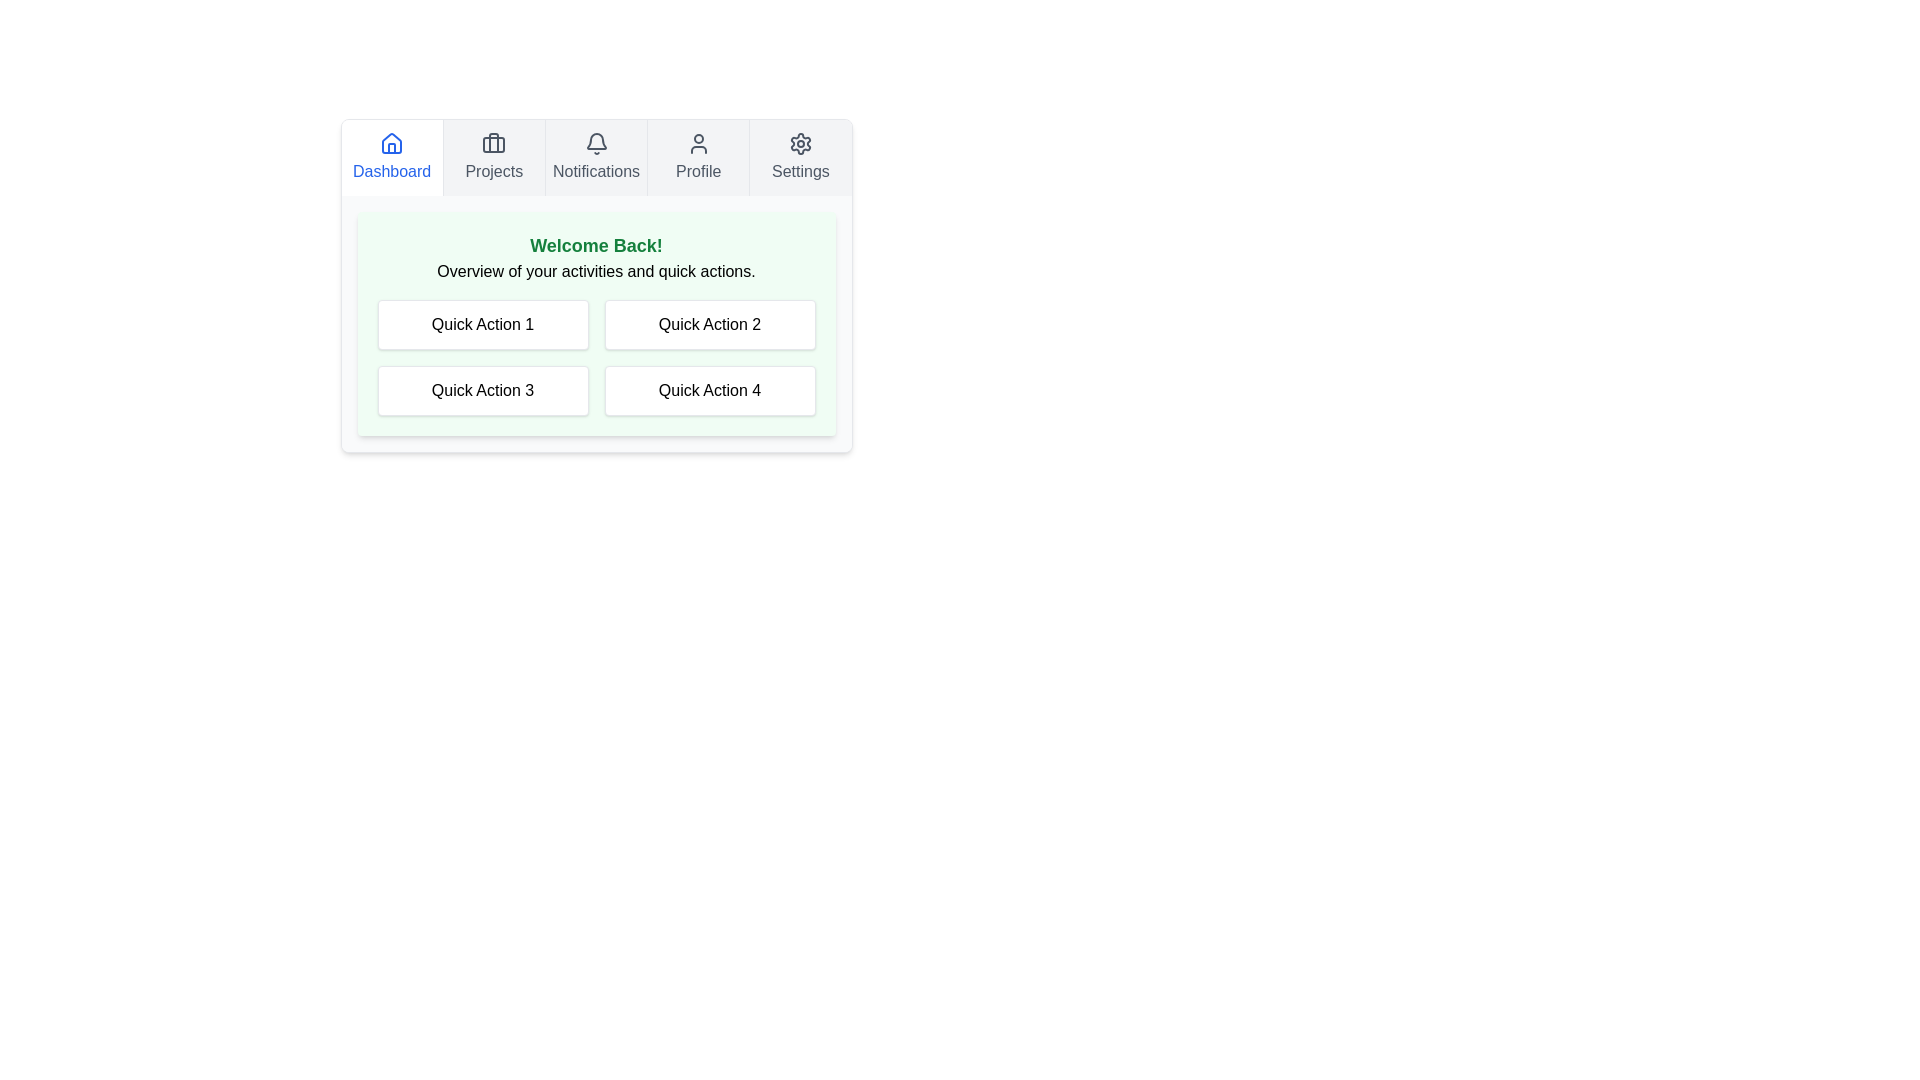 This screenshot has height=1080, width=1920. What do you see at coordinates (494, 157) in the screenshot?
I see `the 'Projects' text label with the briefcase icon located in the navigation bar, positioned second from the left` at bounding box center [494, 157].